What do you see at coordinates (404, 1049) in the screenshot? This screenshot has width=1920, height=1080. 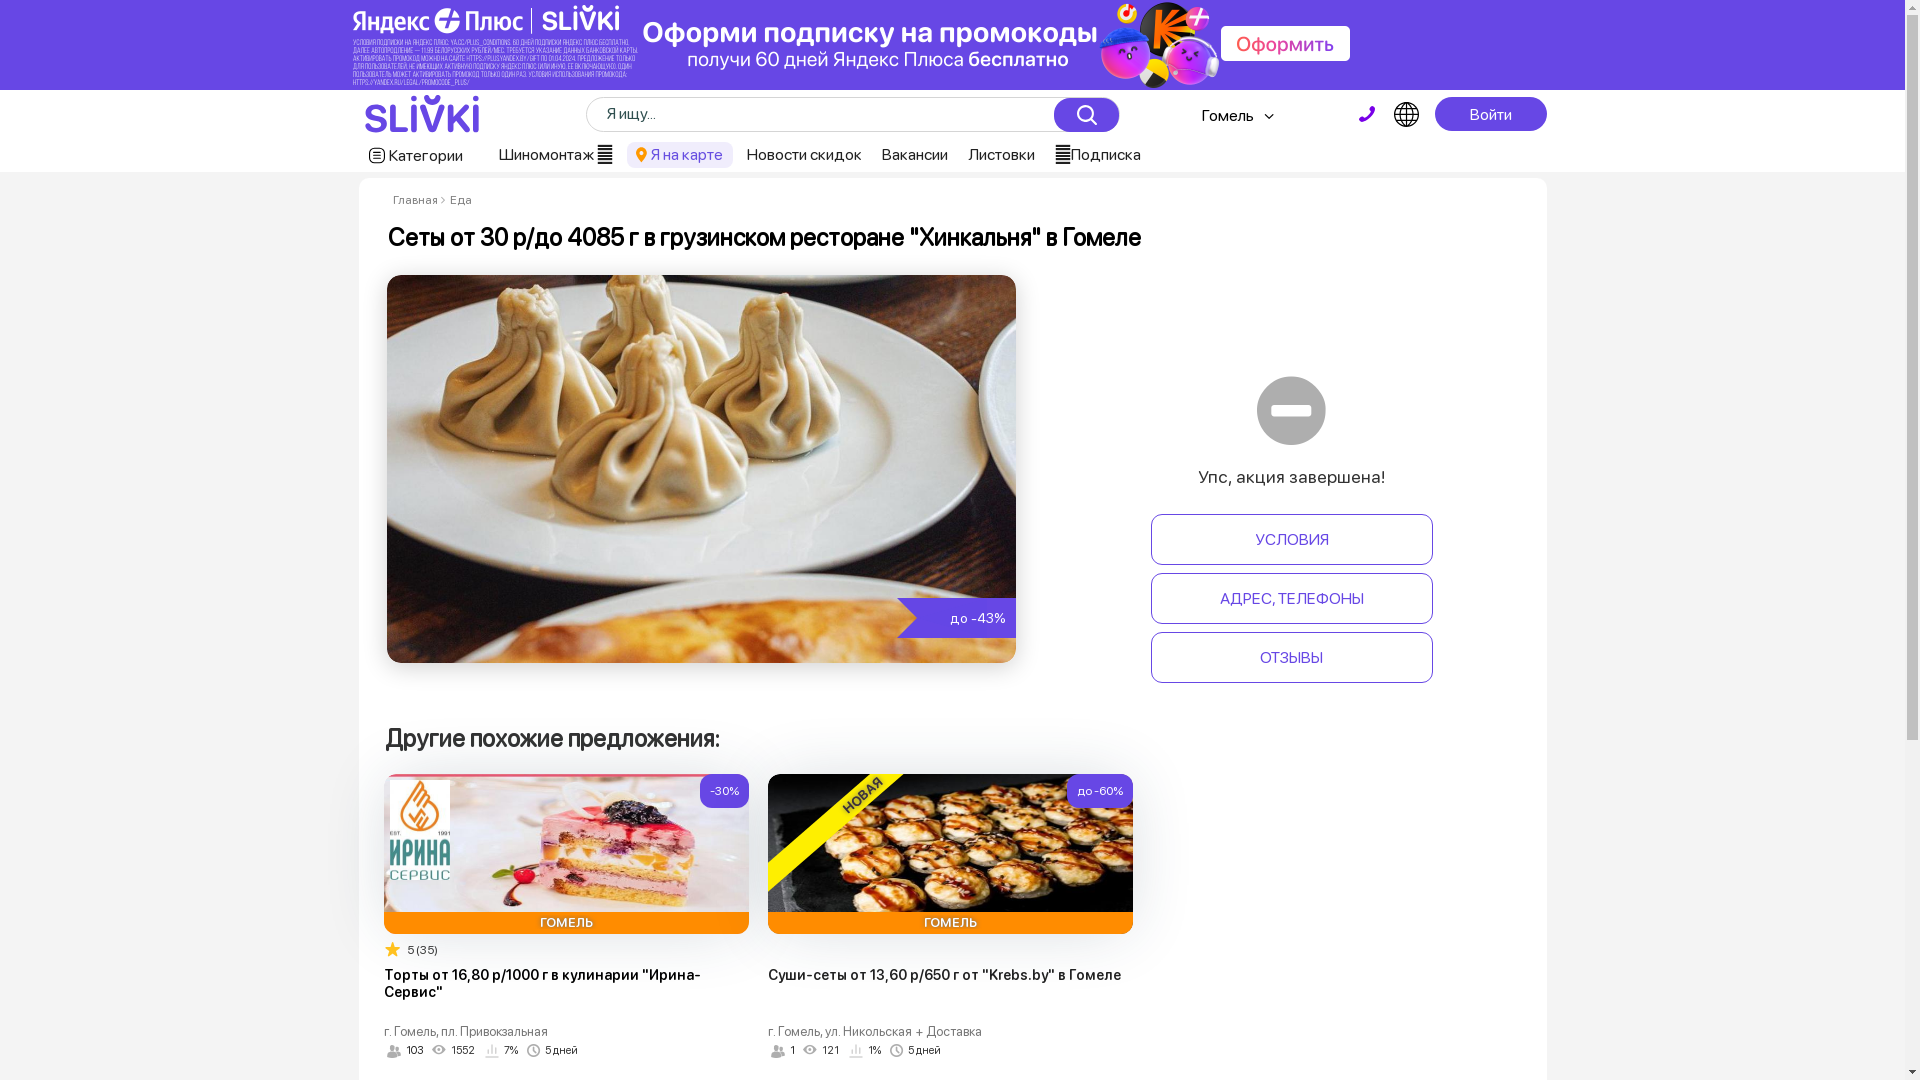 I see `'103'` at bounding box center [404, 1049].